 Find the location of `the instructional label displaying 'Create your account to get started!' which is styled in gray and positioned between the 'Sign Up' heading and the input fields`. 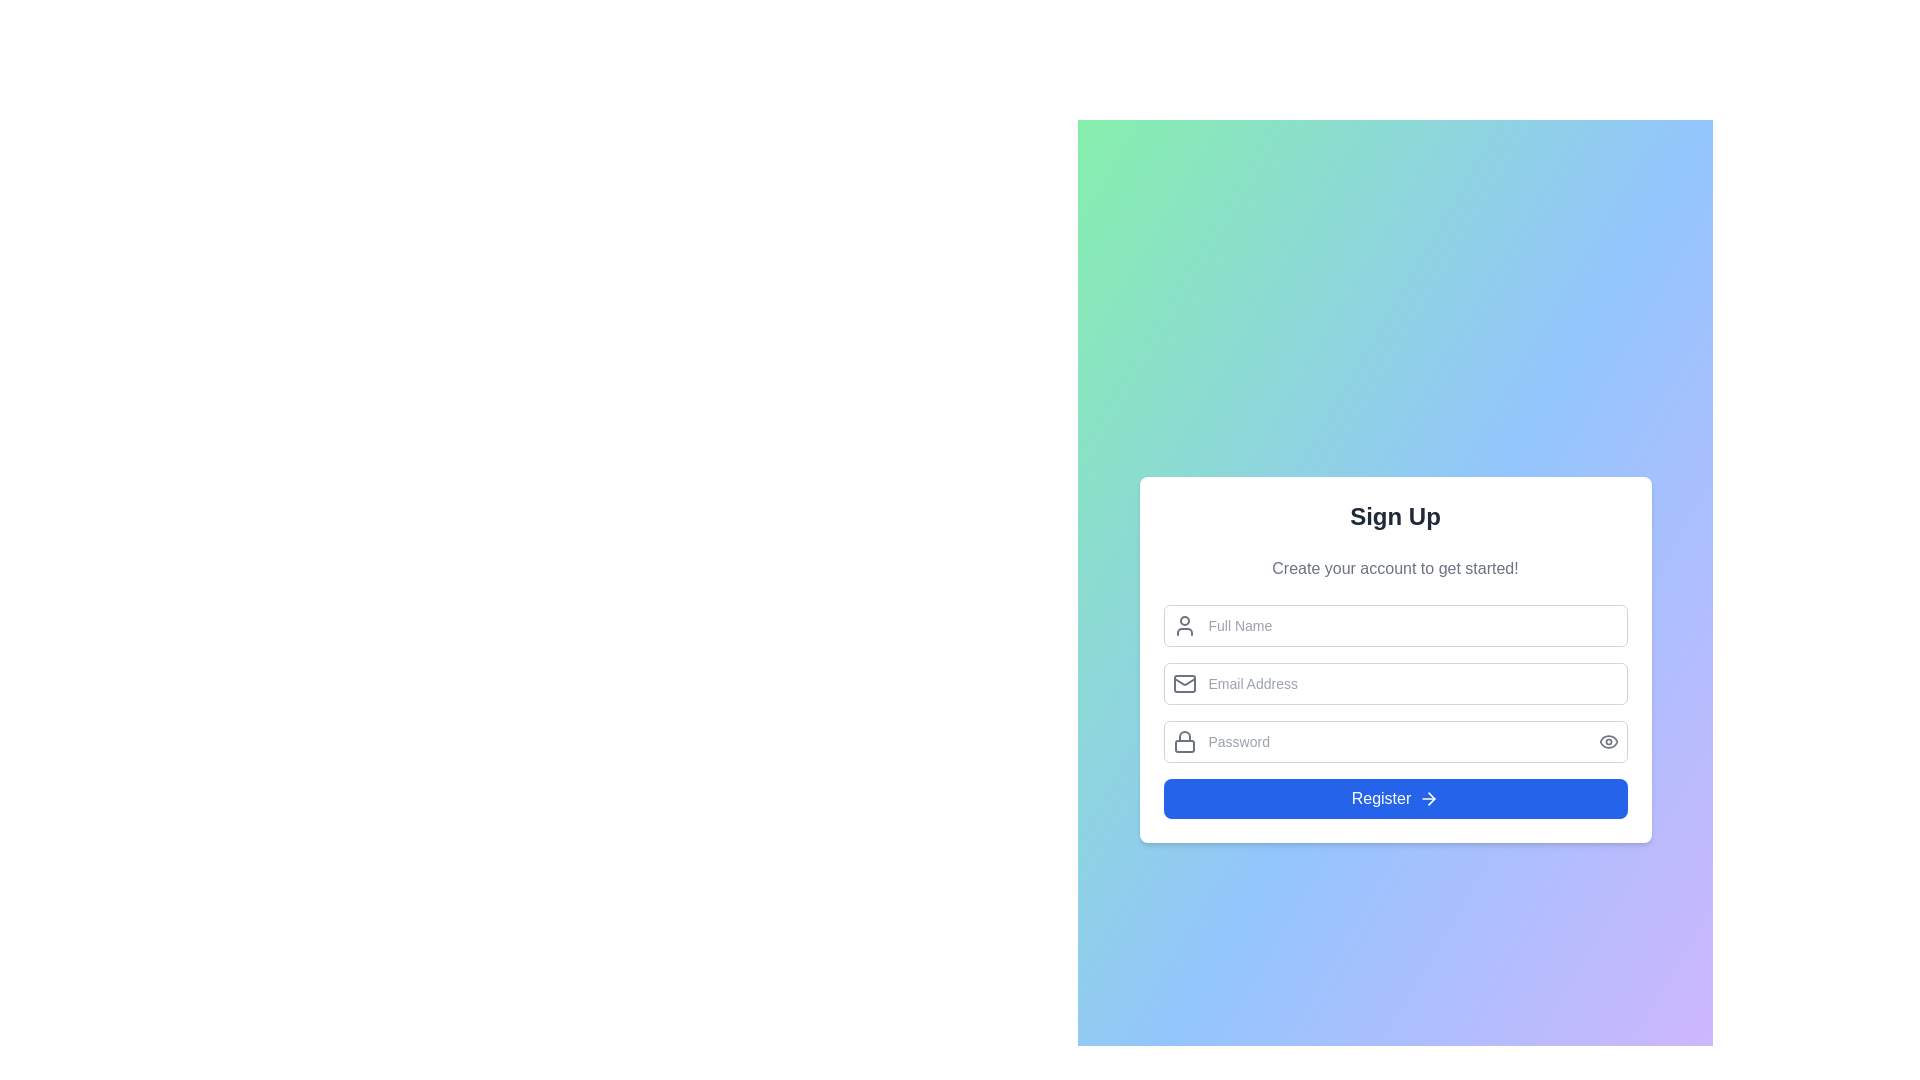

the instructional label displaying 'Create your account to get started!' which is styled in gray and positioned between the 'Sign Up' heading and the input fields is located at coordinates (1394, 569).